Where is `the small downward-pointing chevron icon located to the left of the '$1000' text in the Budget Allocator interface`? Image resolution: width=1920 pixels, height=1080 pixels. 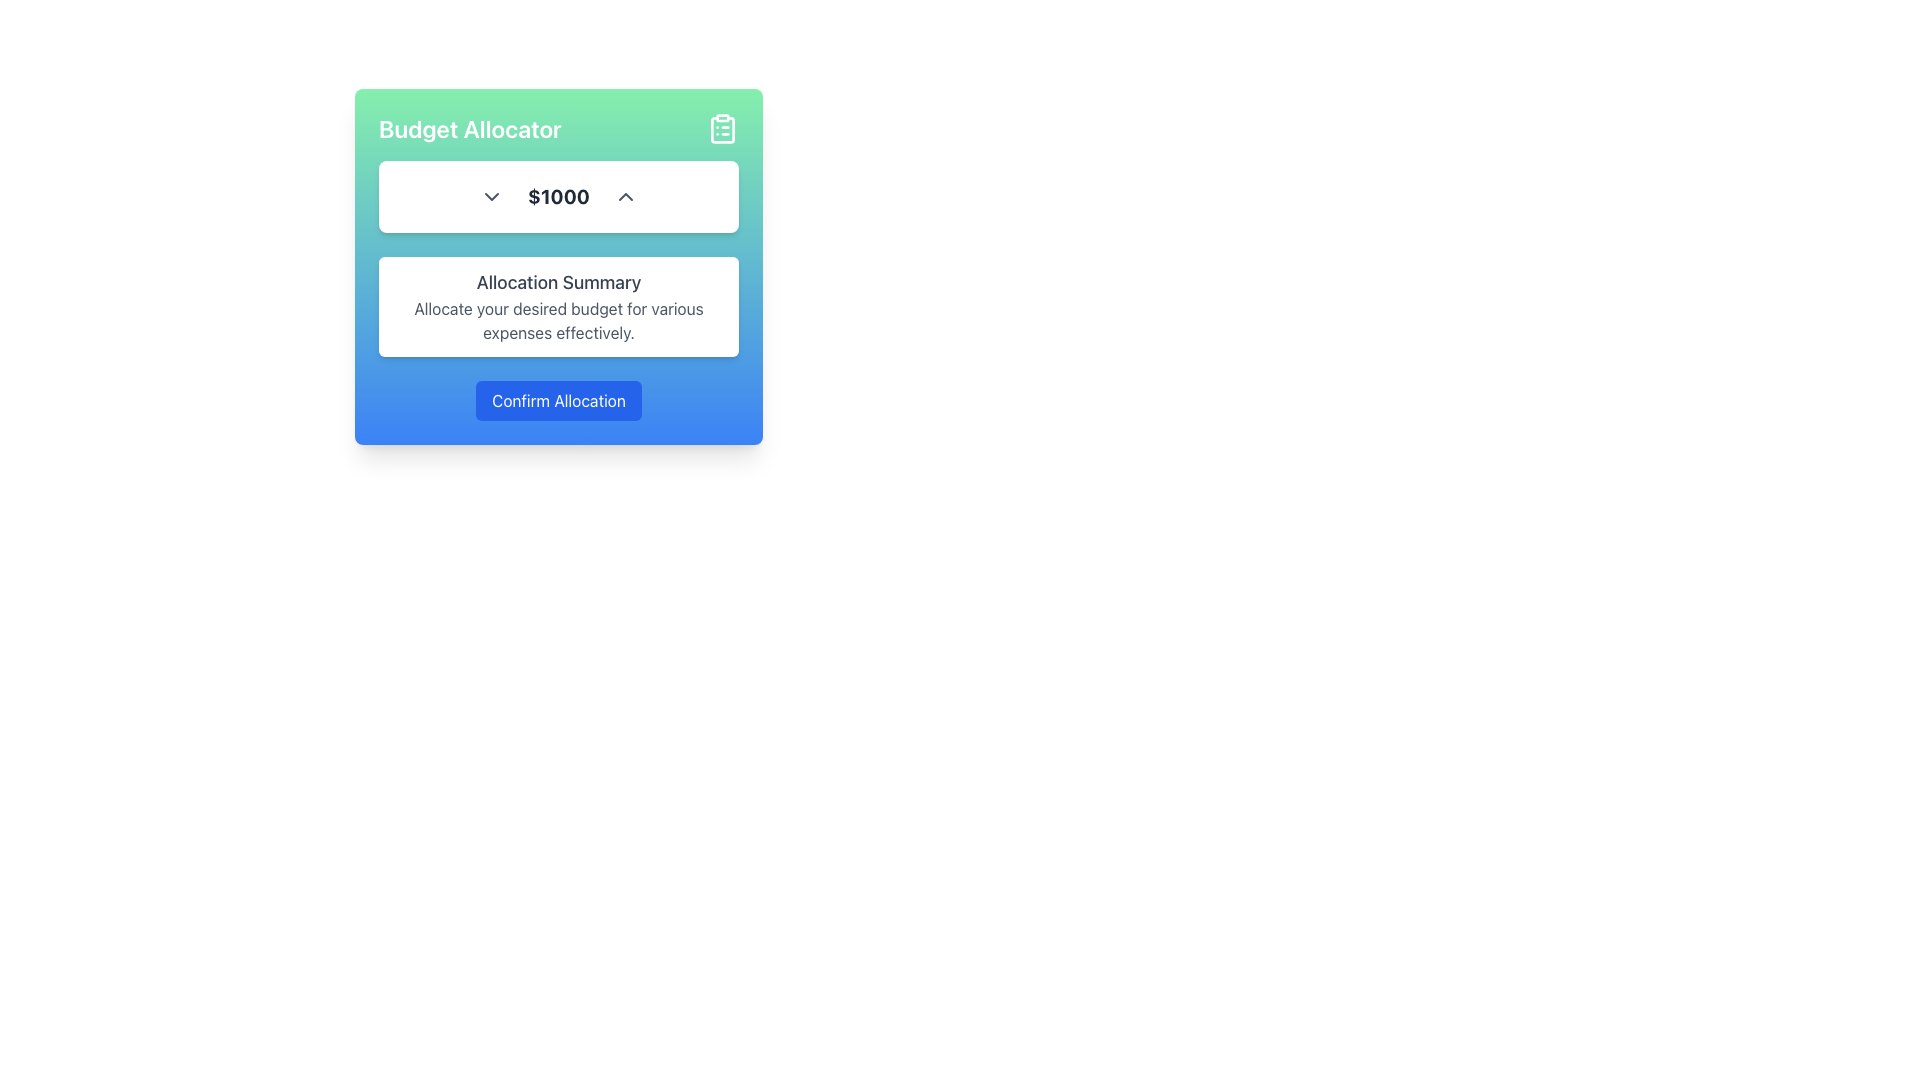 the small downward-pointing chevron icon located to the left of the '$1000' text in the Budget Allocator interface is located at coordinates (492, 196).